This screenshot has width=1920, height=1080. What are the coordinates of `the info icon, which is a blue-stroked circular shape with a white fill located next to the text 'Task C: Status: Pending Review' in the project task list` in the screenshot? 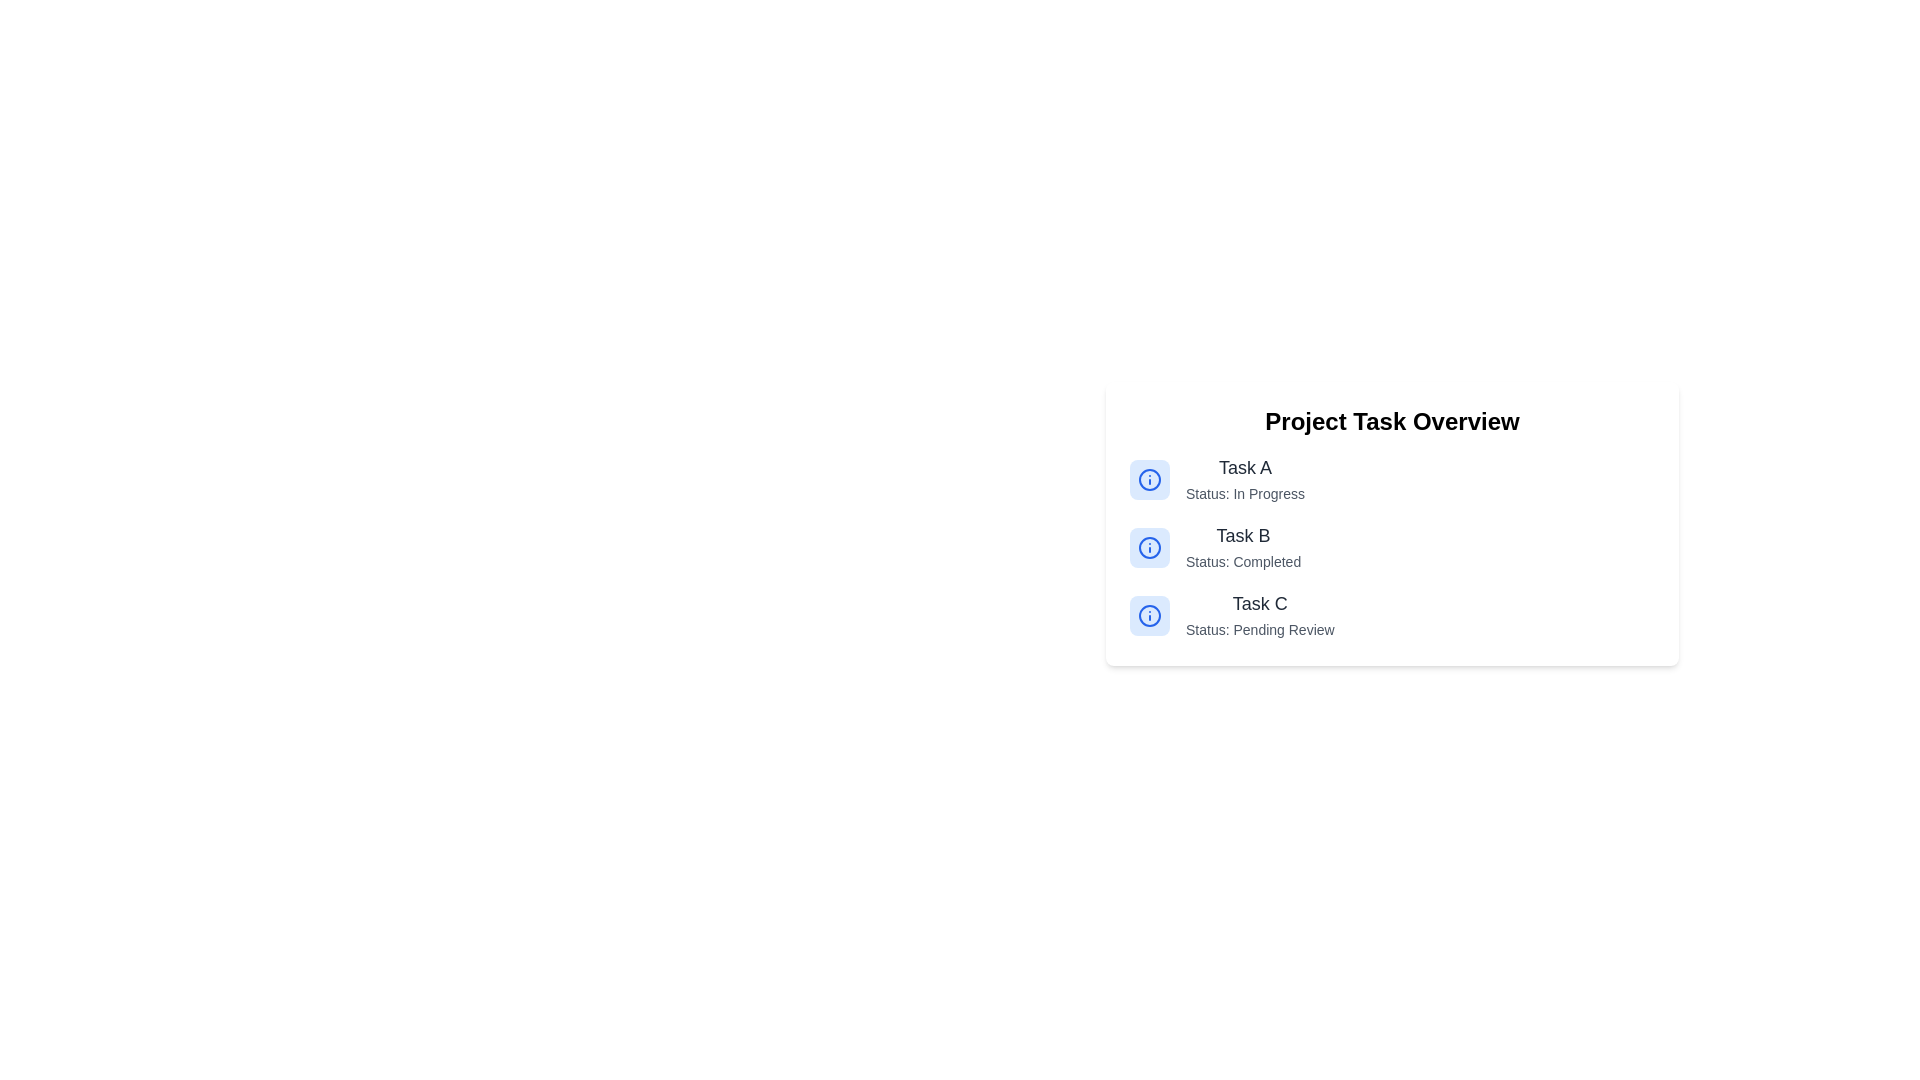 It's located at (1150, 615).